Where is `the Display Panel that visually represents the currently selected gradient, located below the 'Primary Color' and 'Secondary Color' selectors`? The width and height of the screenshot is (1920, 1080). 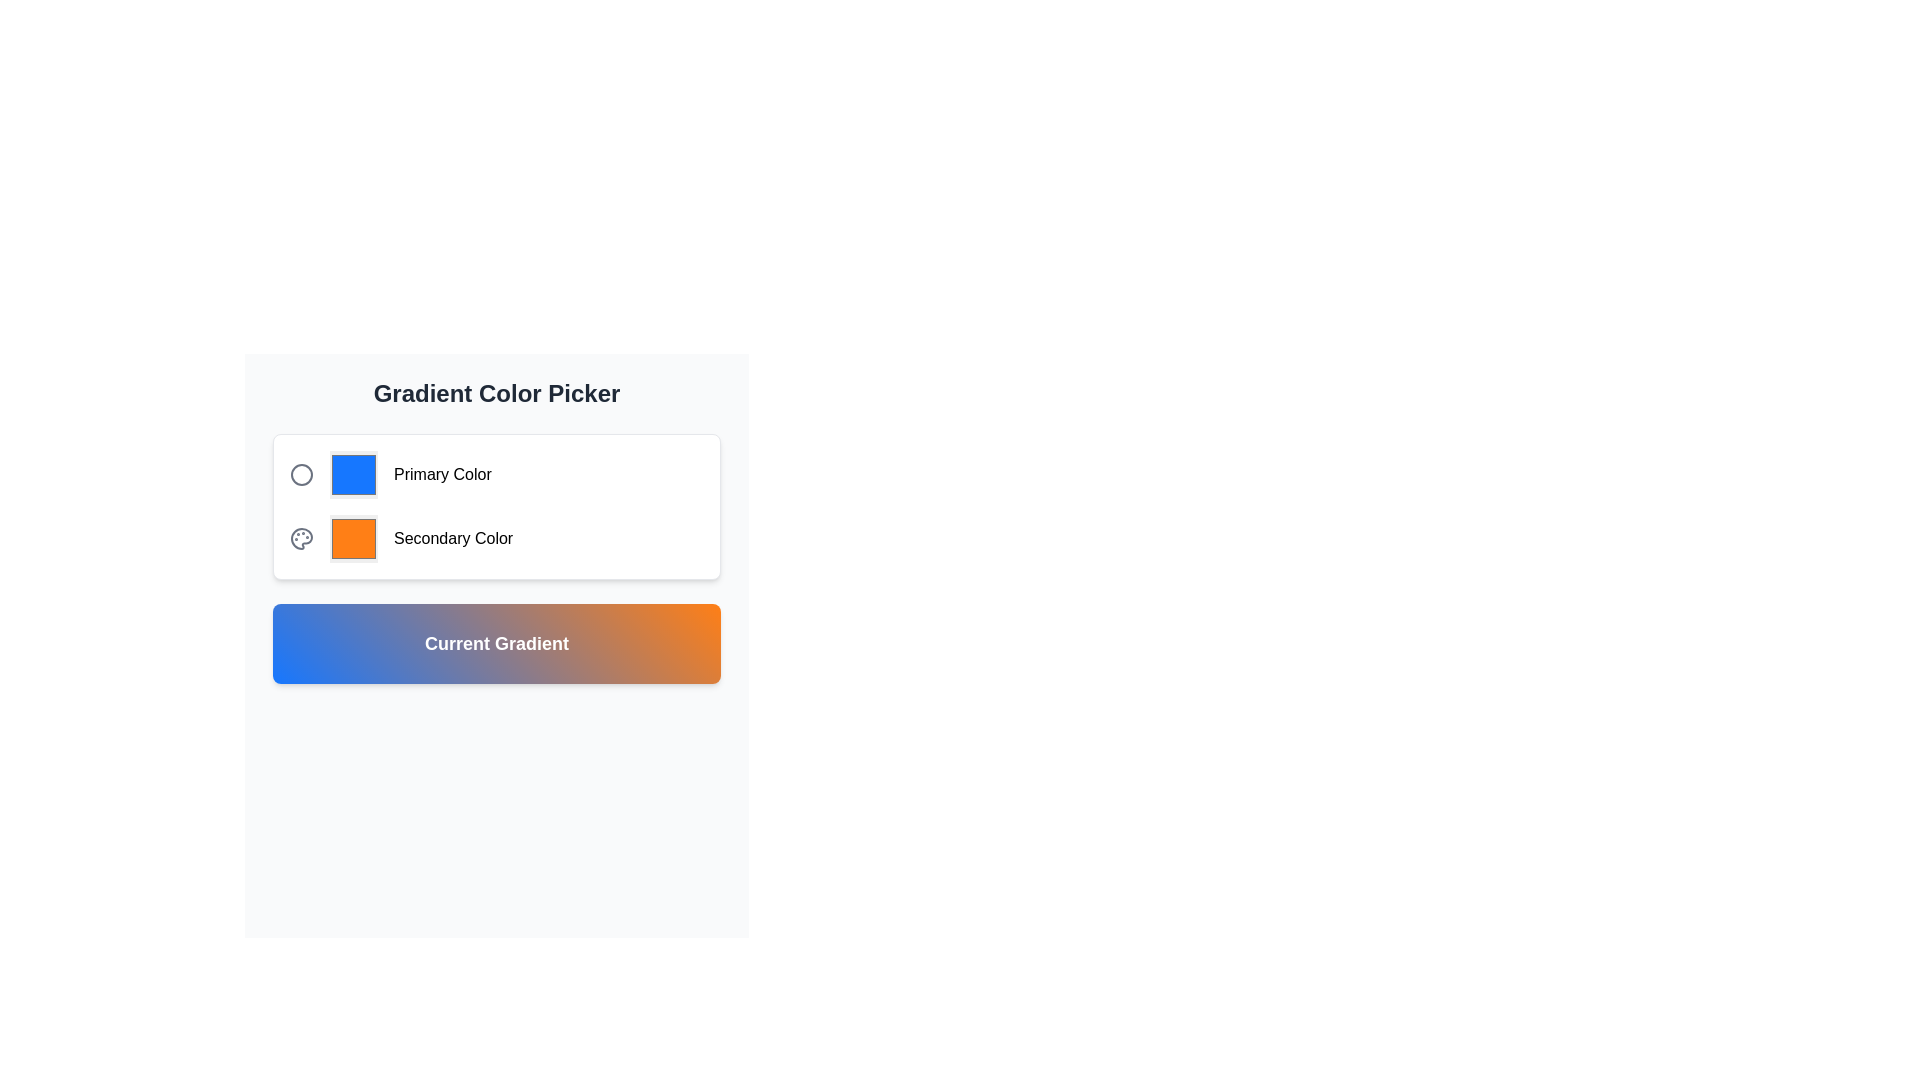
the Display Panel that visually represents the currently selected gradient, located below the 'Primary Color' and 'Secondary Color' selectors is located at coordinates (497, 644).